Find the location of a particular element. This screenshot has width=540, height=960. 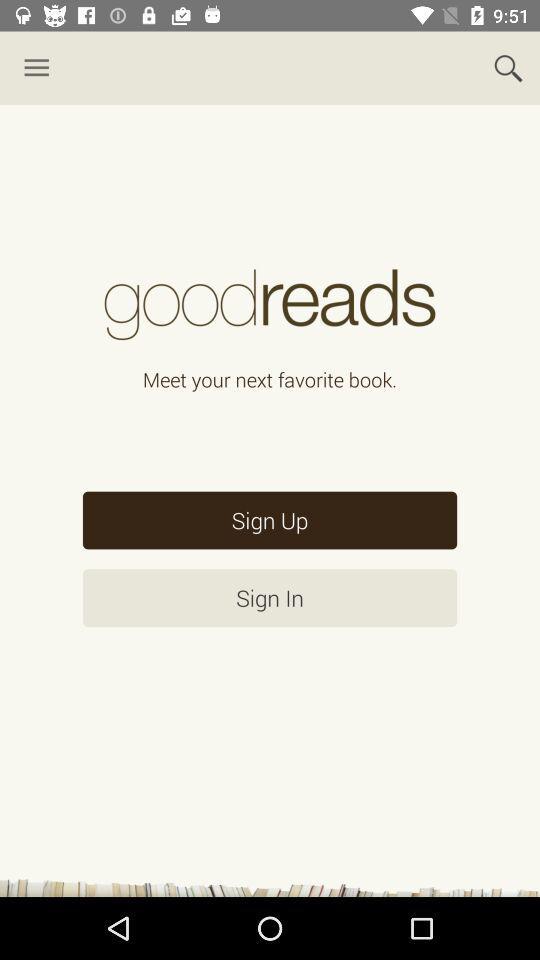

the item below the sign up is located at coordinates (270, 598).